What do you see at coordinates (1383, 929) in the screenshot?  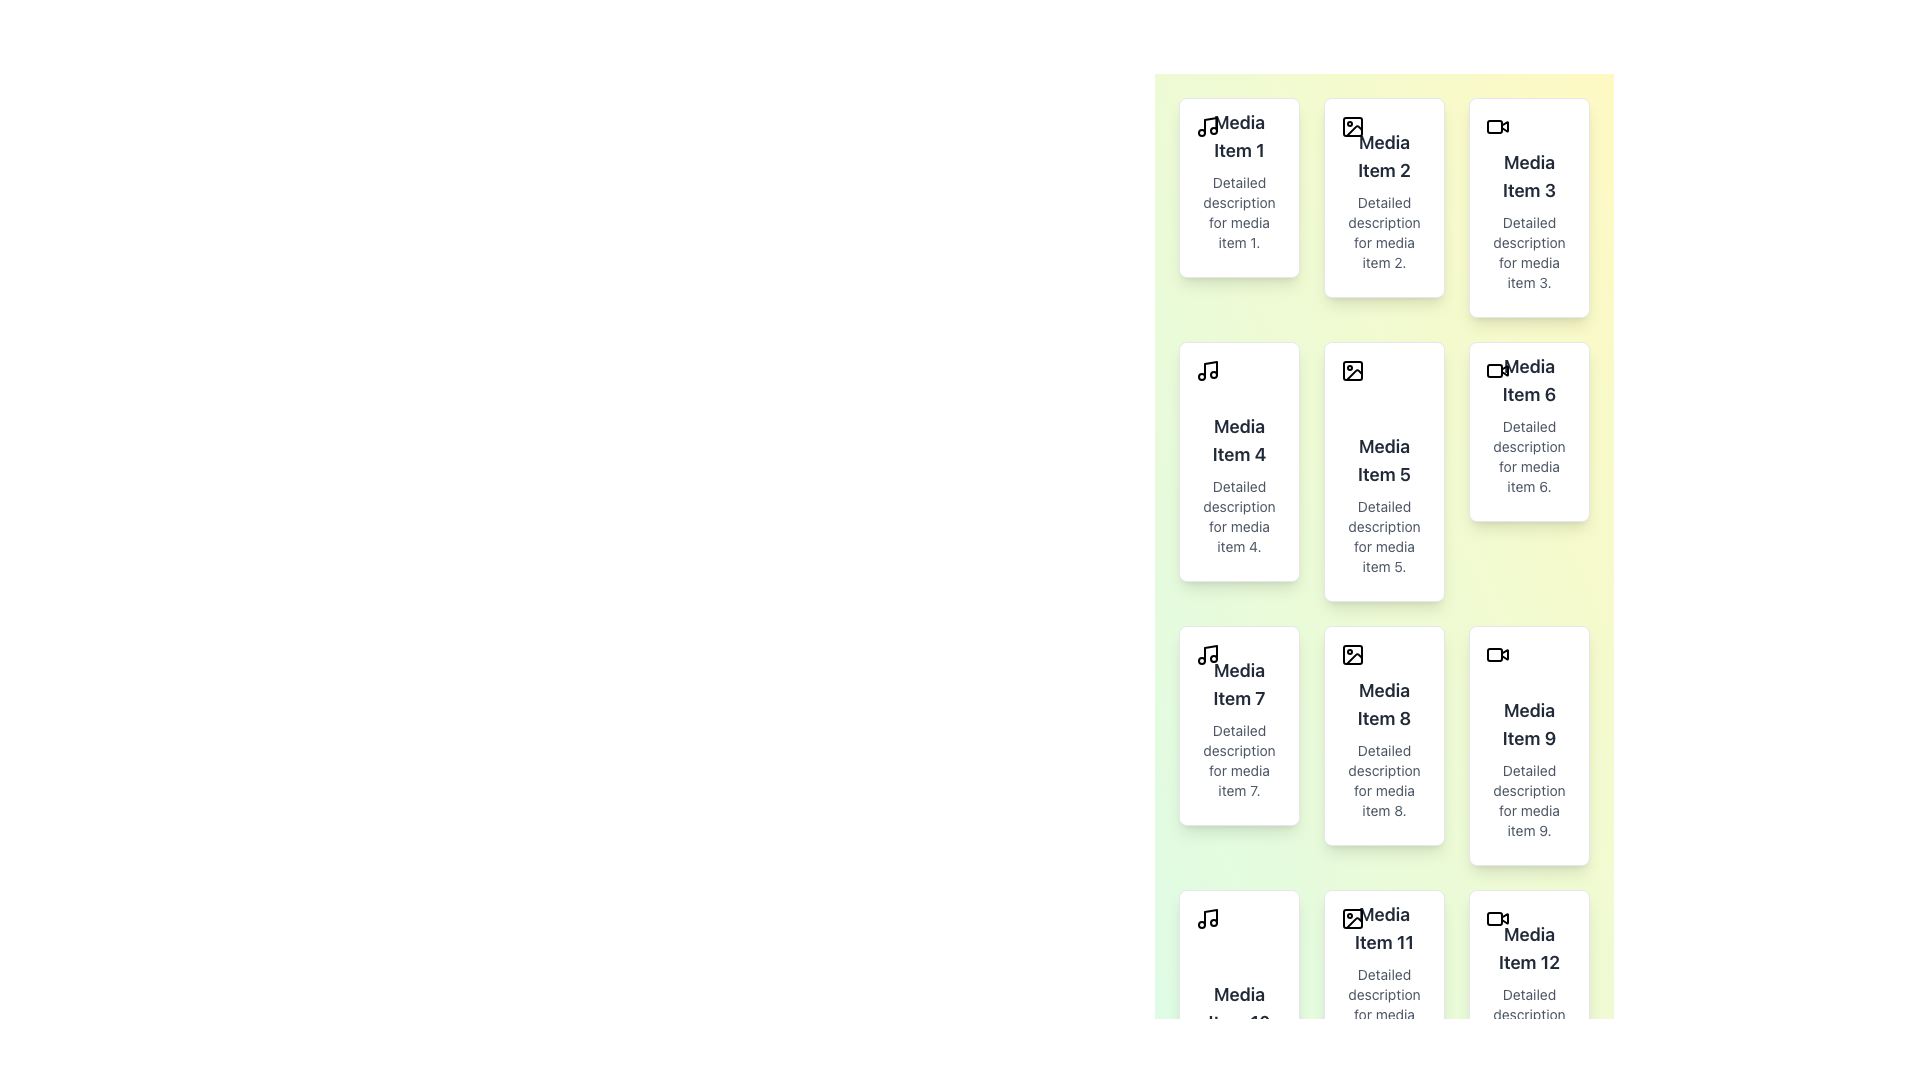 I see `the text label displaying 'Media Item 11'` at bounding box center [1383, 929].